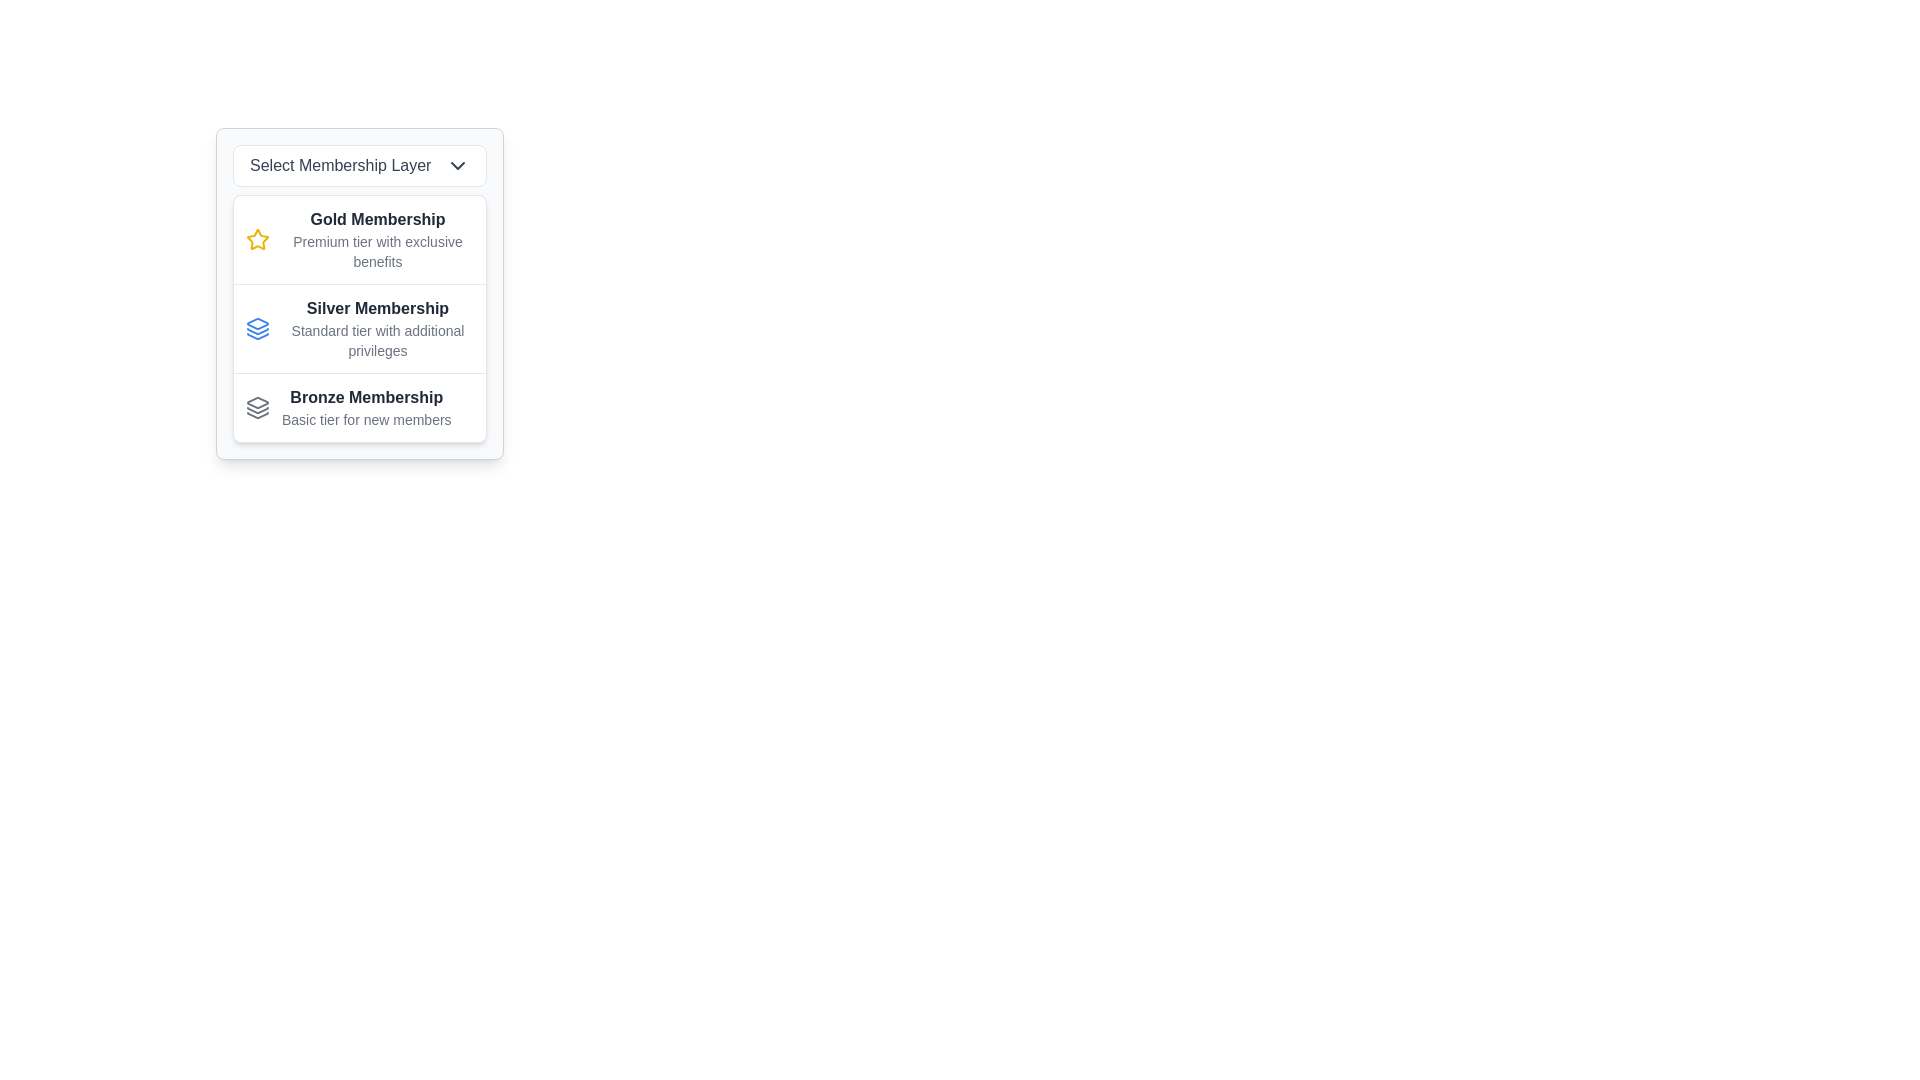 This screenshot has width=1920, height=1080. I want to click on the dropdown menu header for selecting a membership tier, which reveals additional membership options, so click(360, 164).